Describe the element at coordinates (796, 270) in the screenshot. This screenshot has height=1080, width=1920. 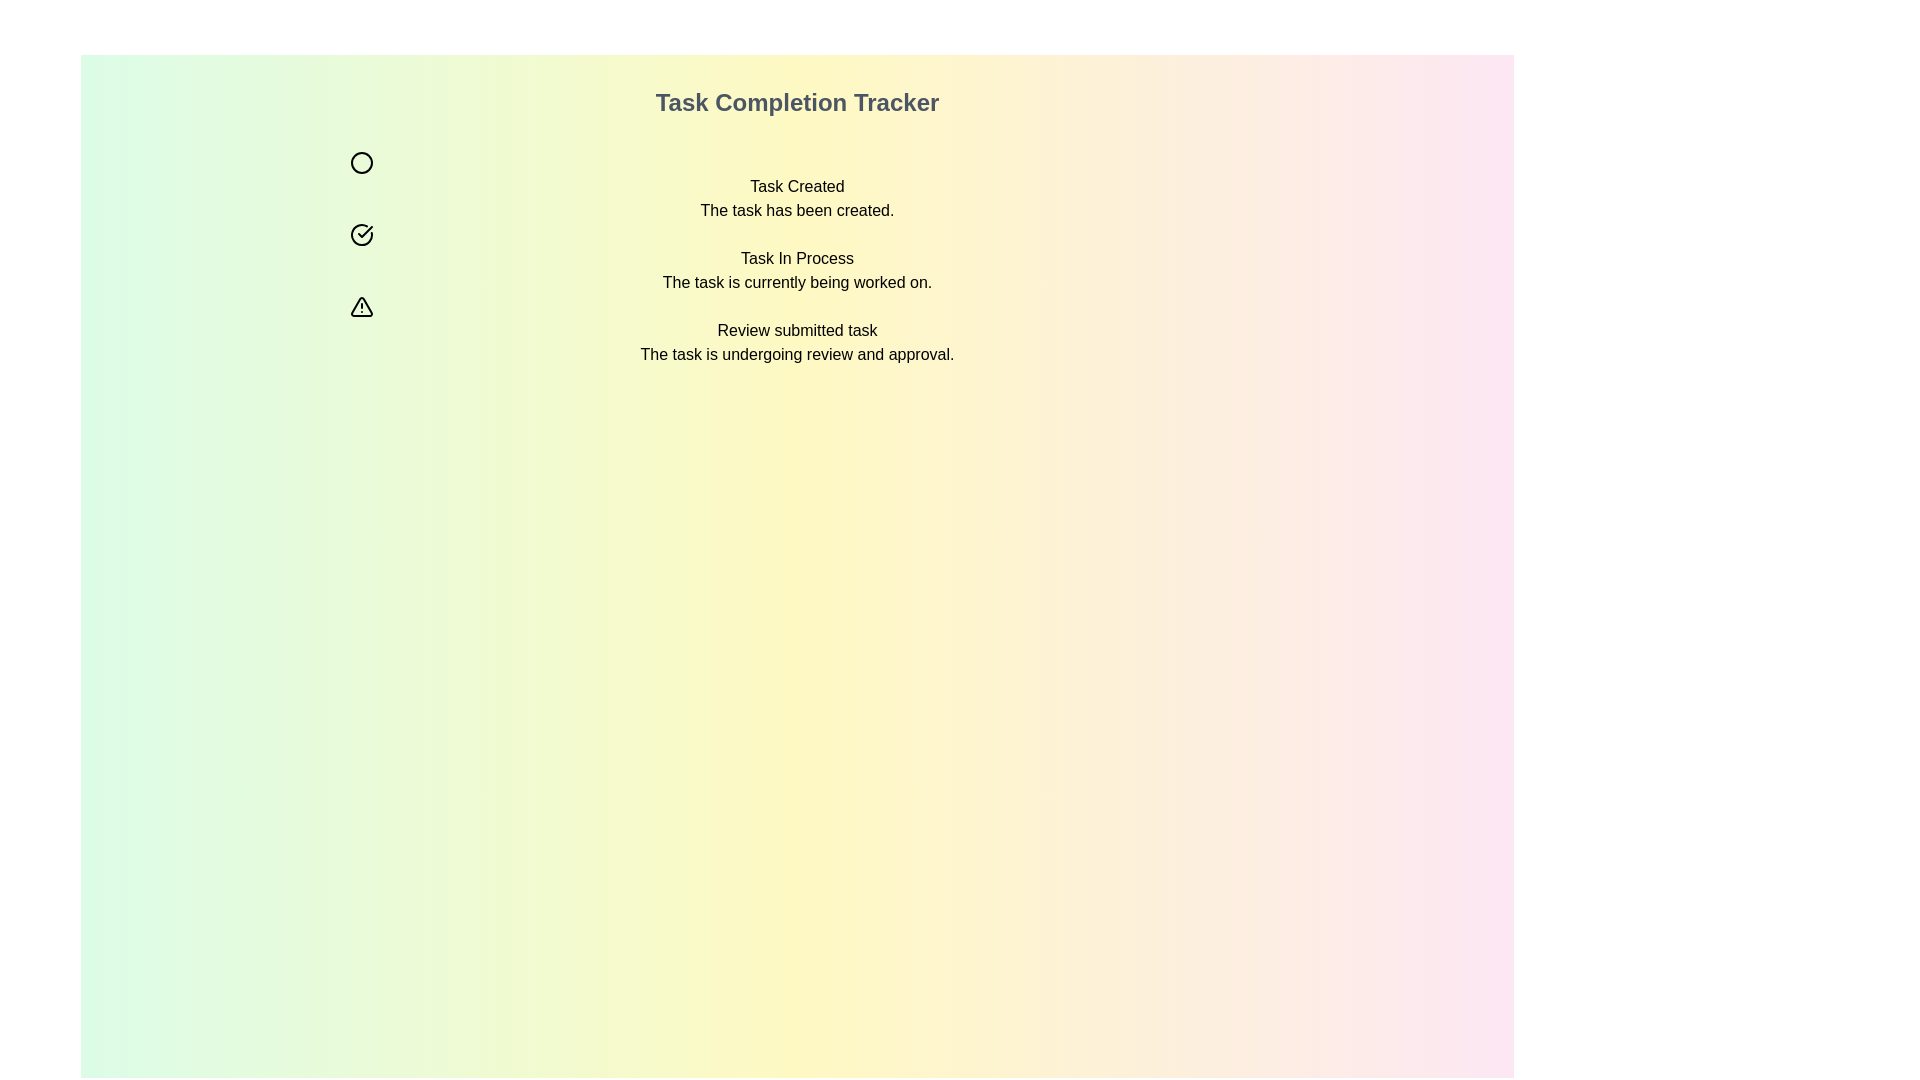
I see `information from the text label that says 'Task In Process' and its description 'The task is currently being worked on.'` at that location.